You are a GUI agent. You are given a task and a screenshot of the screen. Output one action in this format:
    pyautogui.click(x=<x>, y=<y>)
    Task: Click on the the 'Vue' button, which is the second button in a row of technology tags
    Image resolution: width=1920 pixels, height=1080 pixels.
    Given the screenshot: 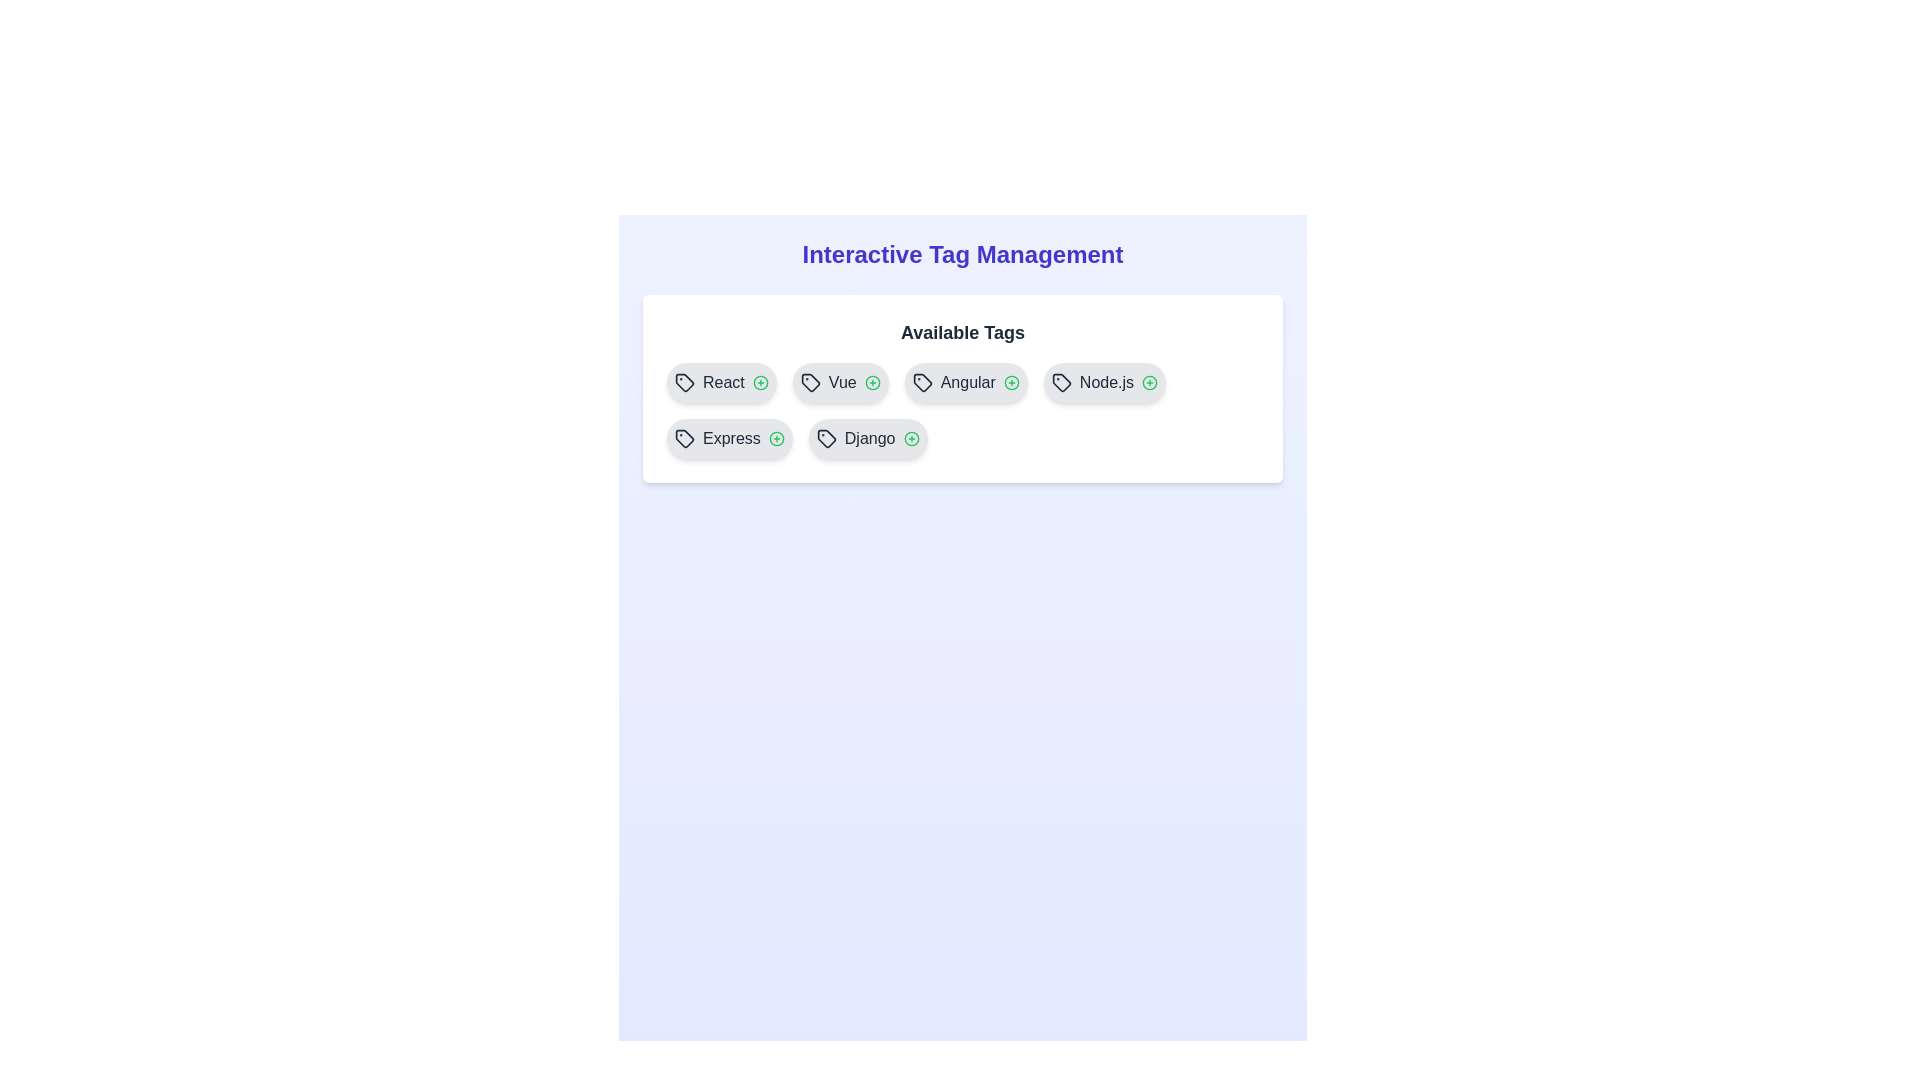 What is the action you would take?
    pyautogui.click(x=840, y=382)
    